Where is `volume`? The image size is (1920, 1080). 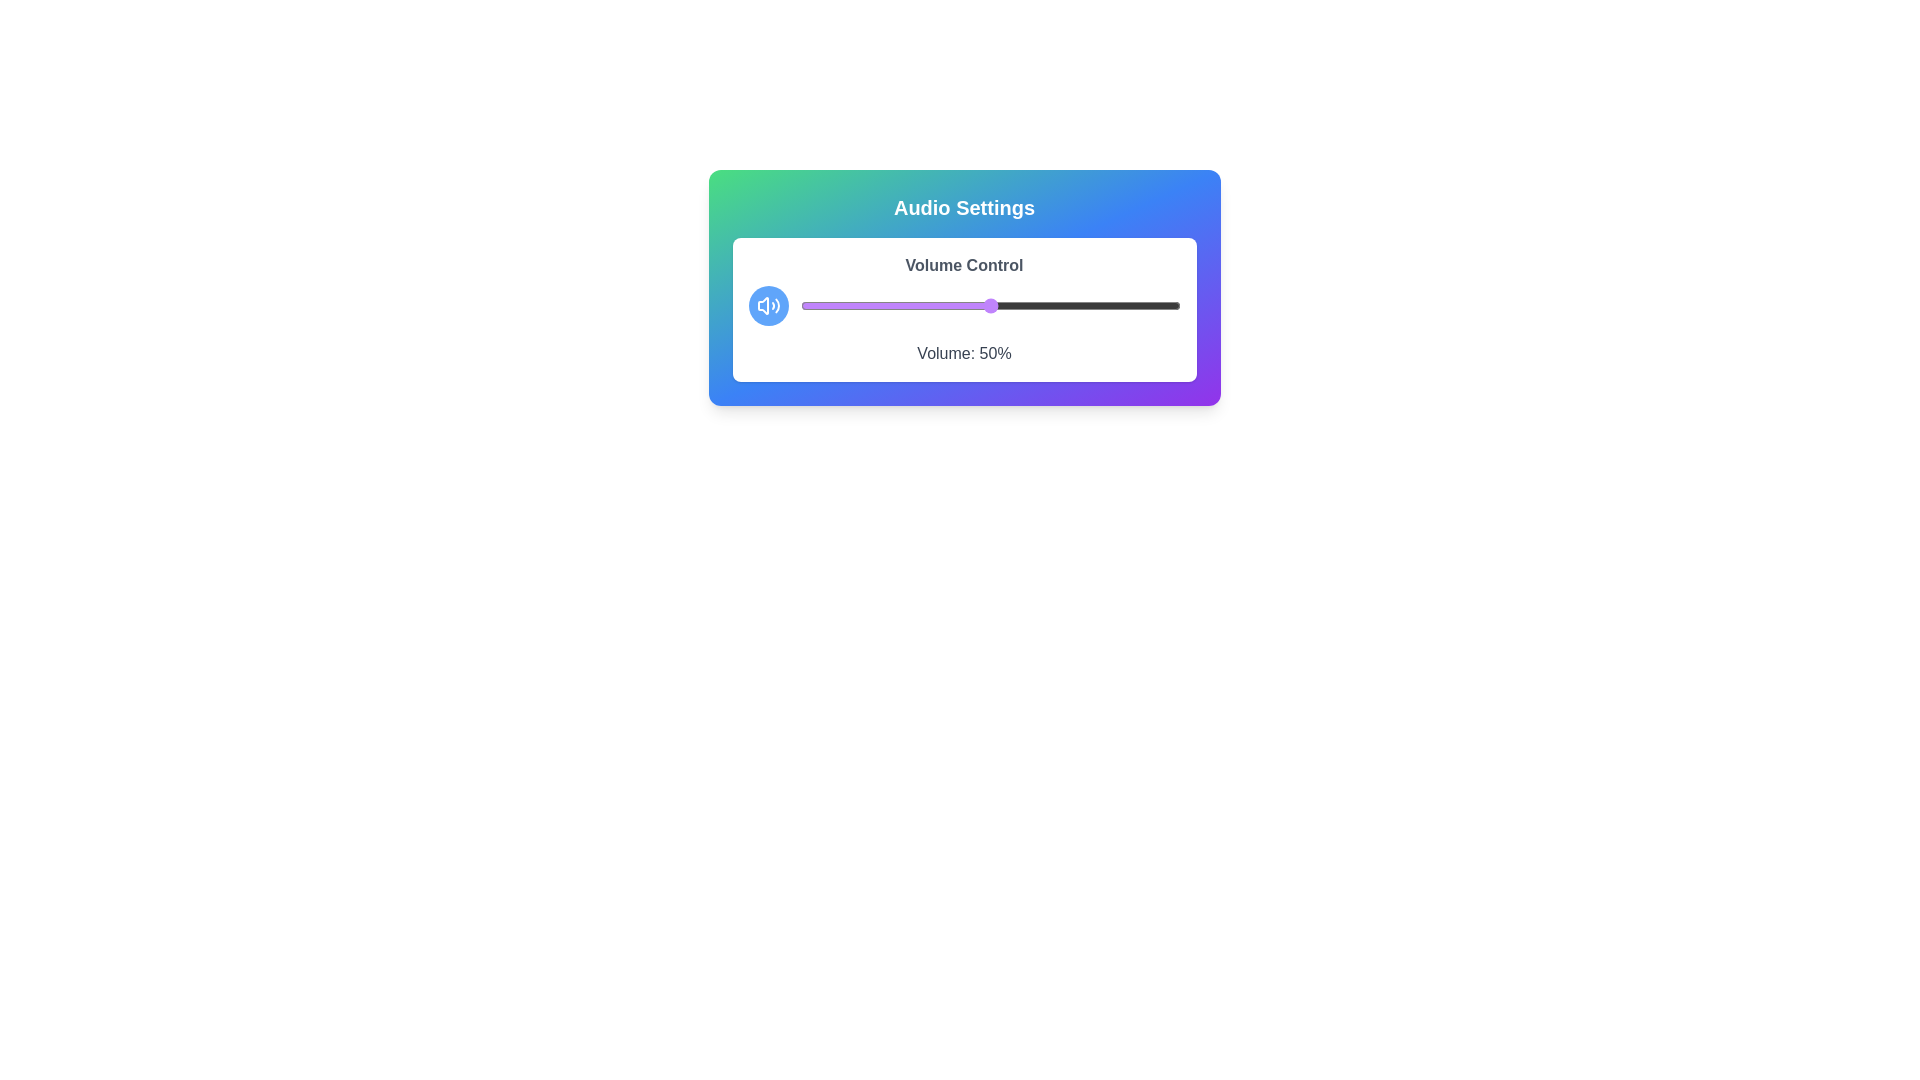
volume is located at coordinates (928, 305).